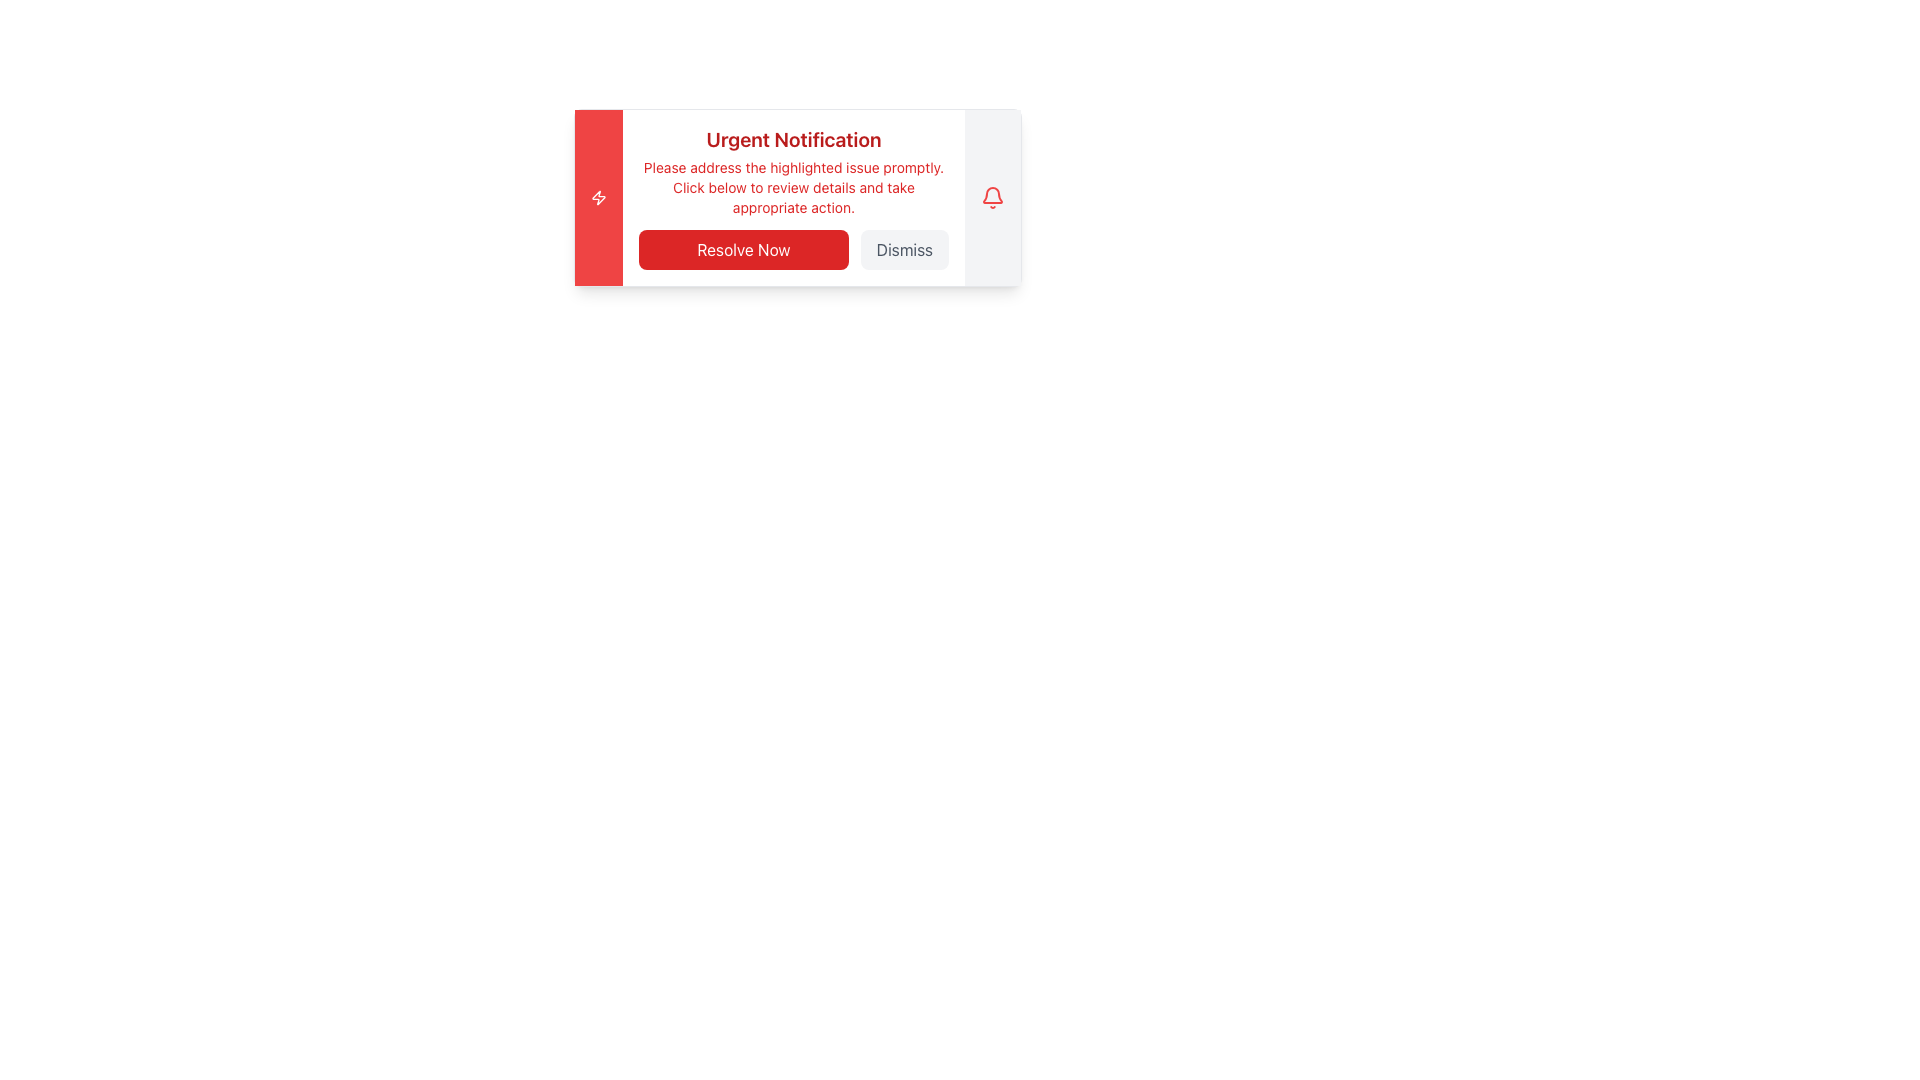 The height and width of the screenshot is (1080, 1920). Describe the element at coordinates (903, 249) in the screenshot. I see `the 'Dismiss' button with a light gray background and dark gray text to observe hover effects` at that location.